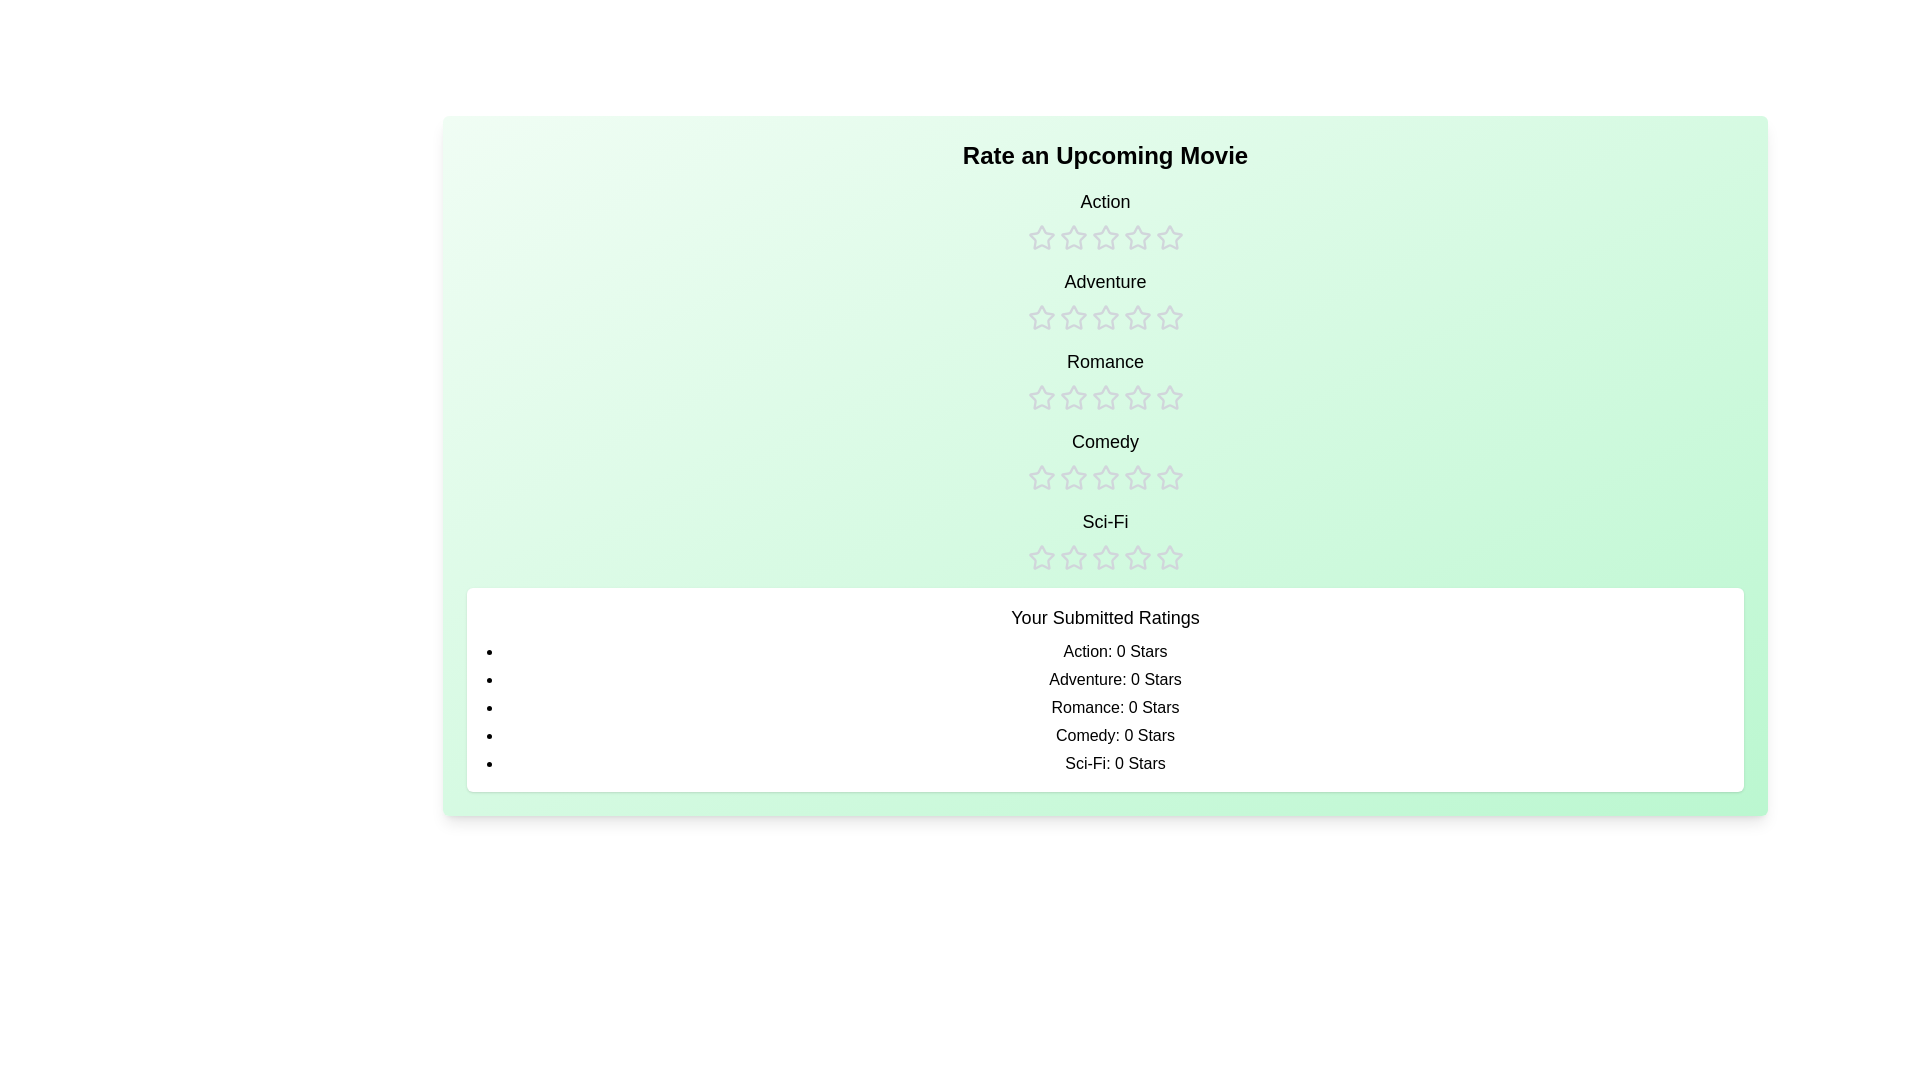  Describe the element at coordinates (1169, 540) in the screenshot. I see `the rating for the Sci-Fi category to 5 stars` at that location.